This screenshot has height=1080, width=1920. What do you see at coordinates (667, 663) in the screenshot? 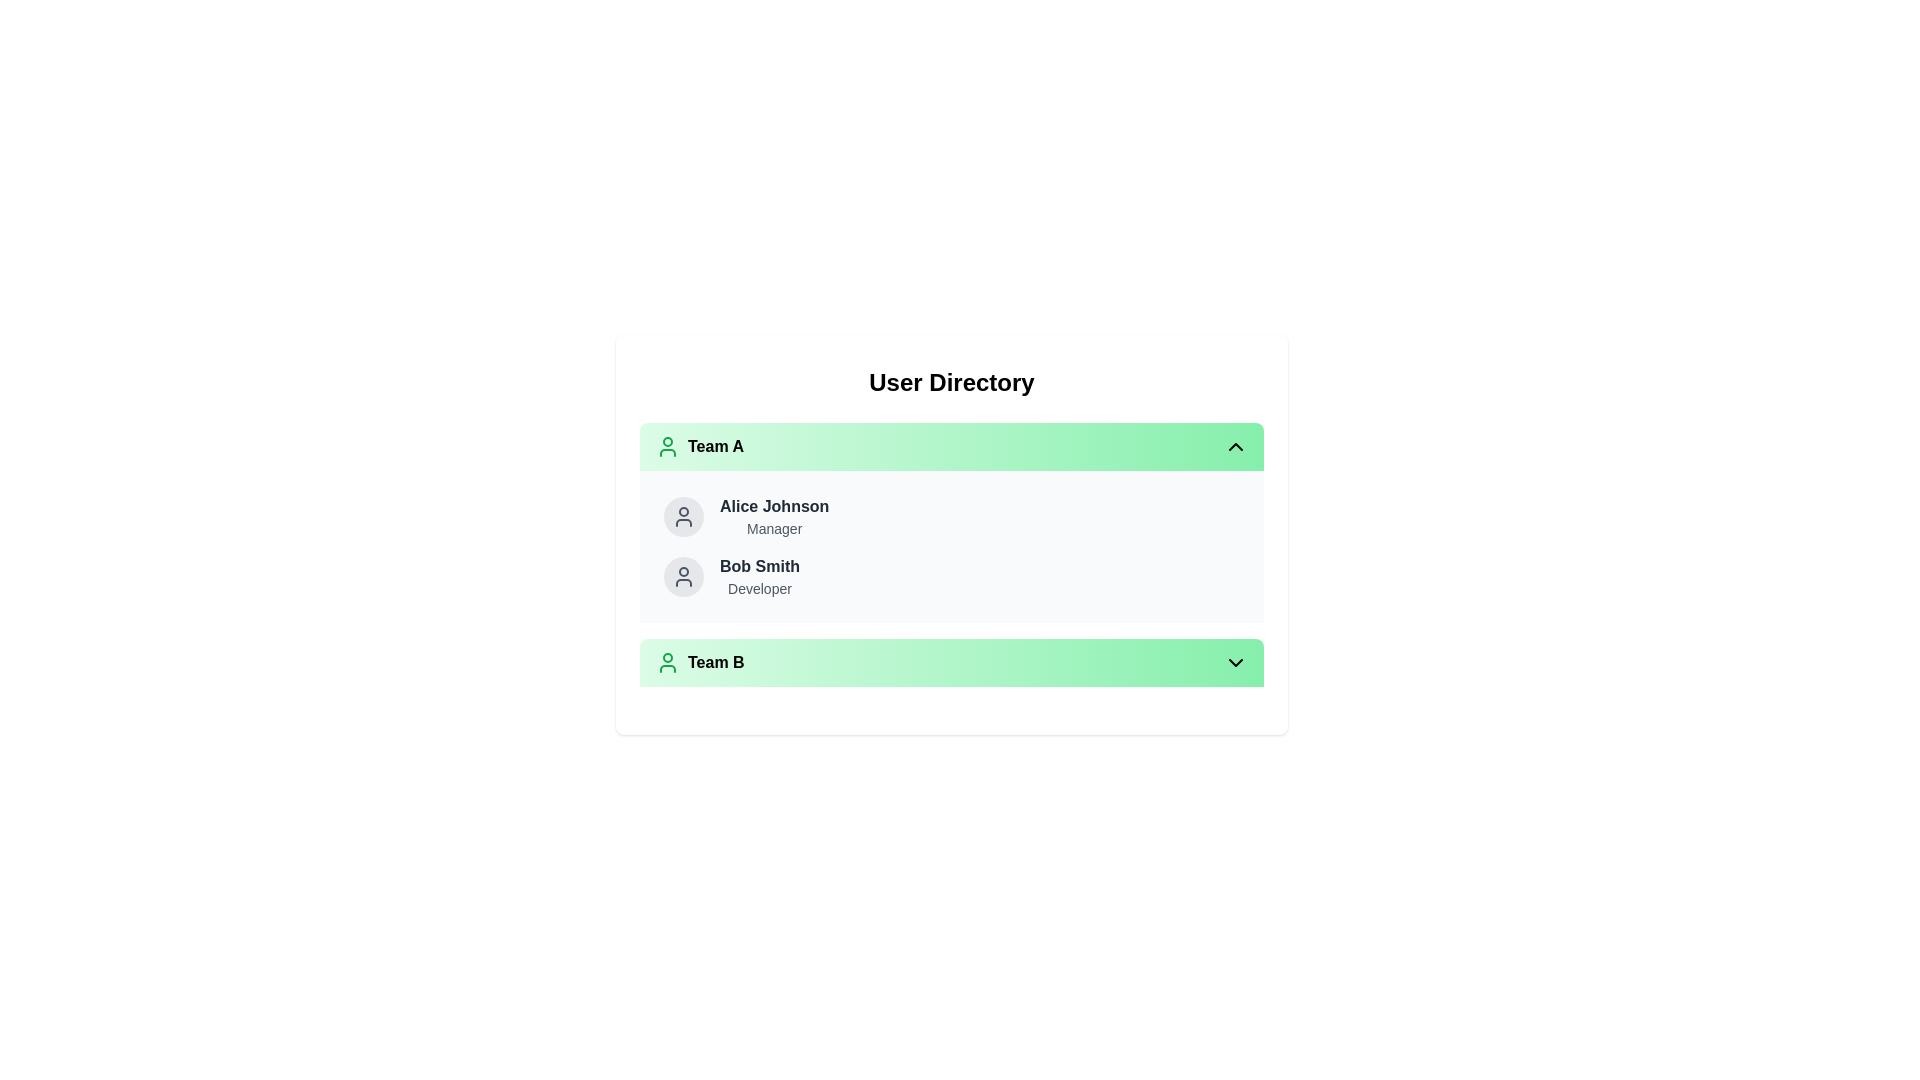
I see `the icon associated with Team B` at bounding box center [667, 663].